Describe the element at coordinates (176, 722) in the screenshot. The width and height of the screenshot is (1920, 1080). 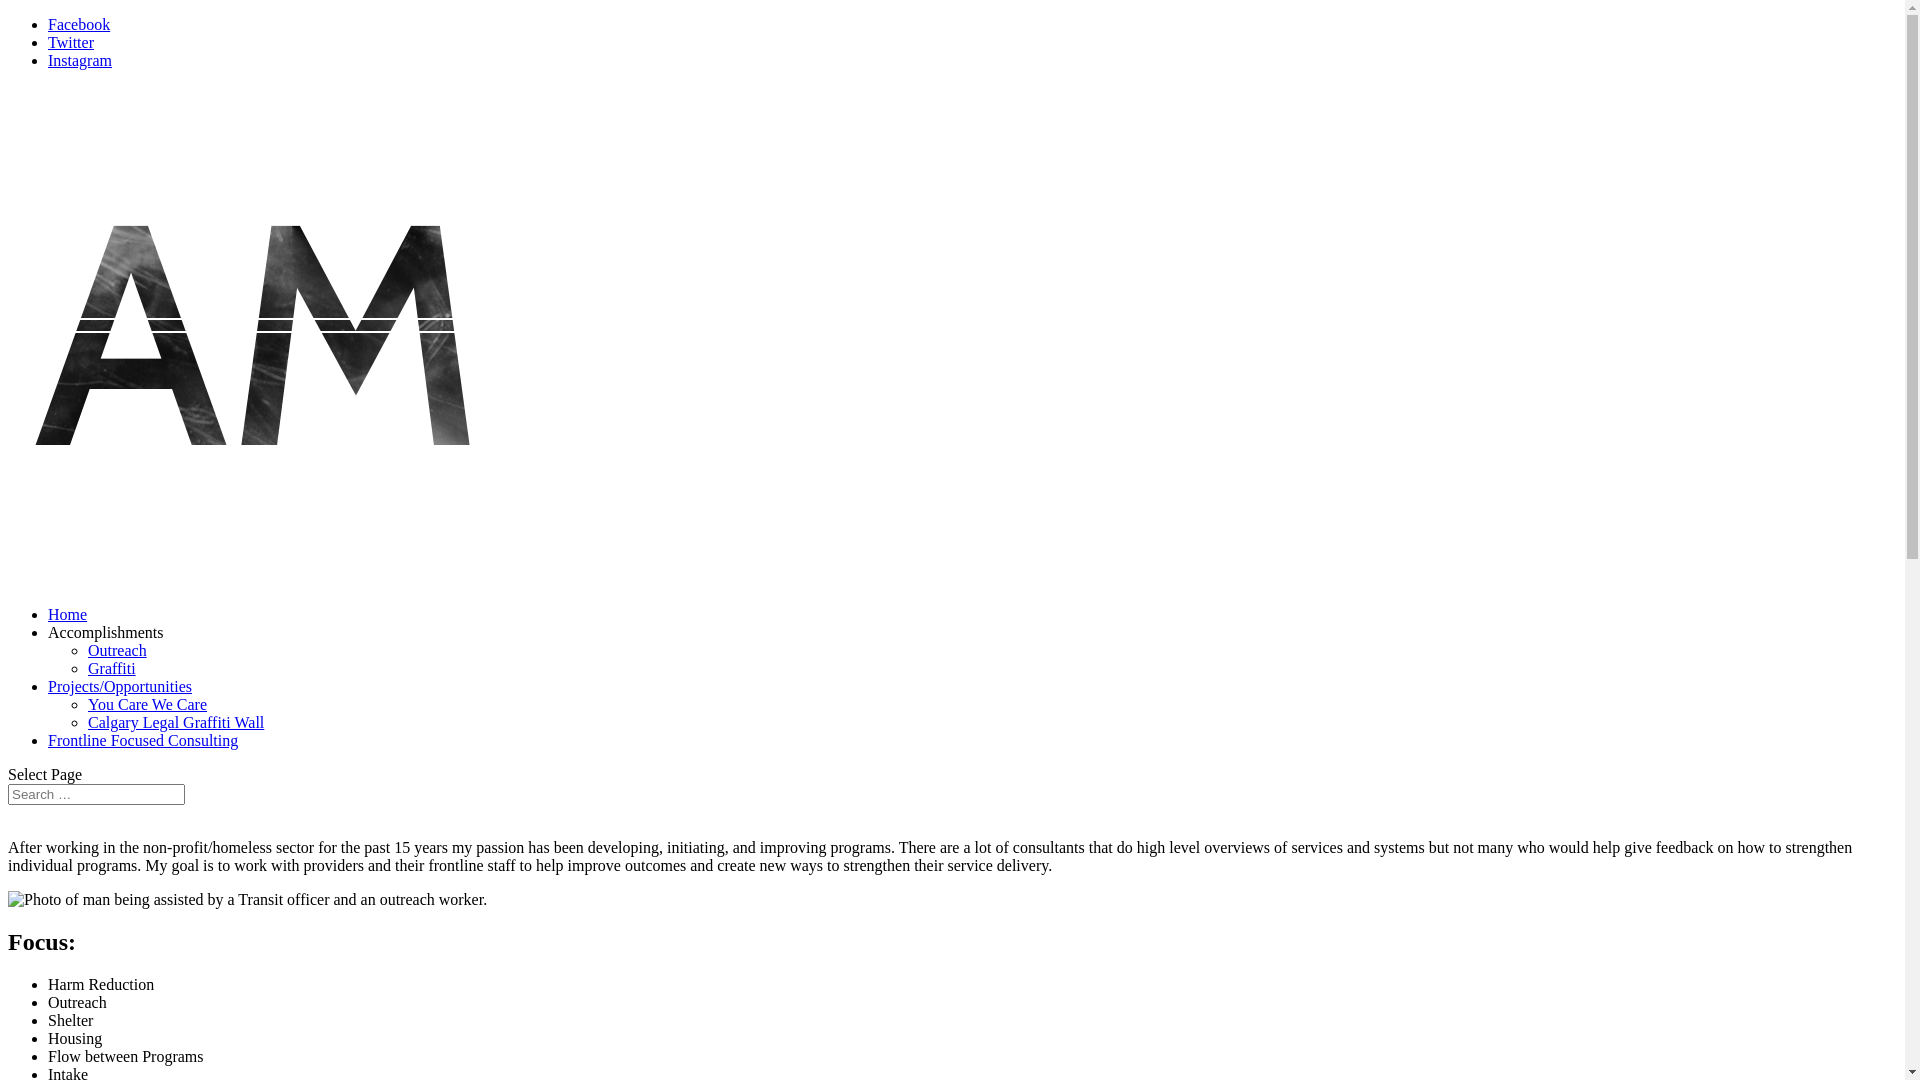
I see `'Calgary Legal Graffiti Wall'` at that location.